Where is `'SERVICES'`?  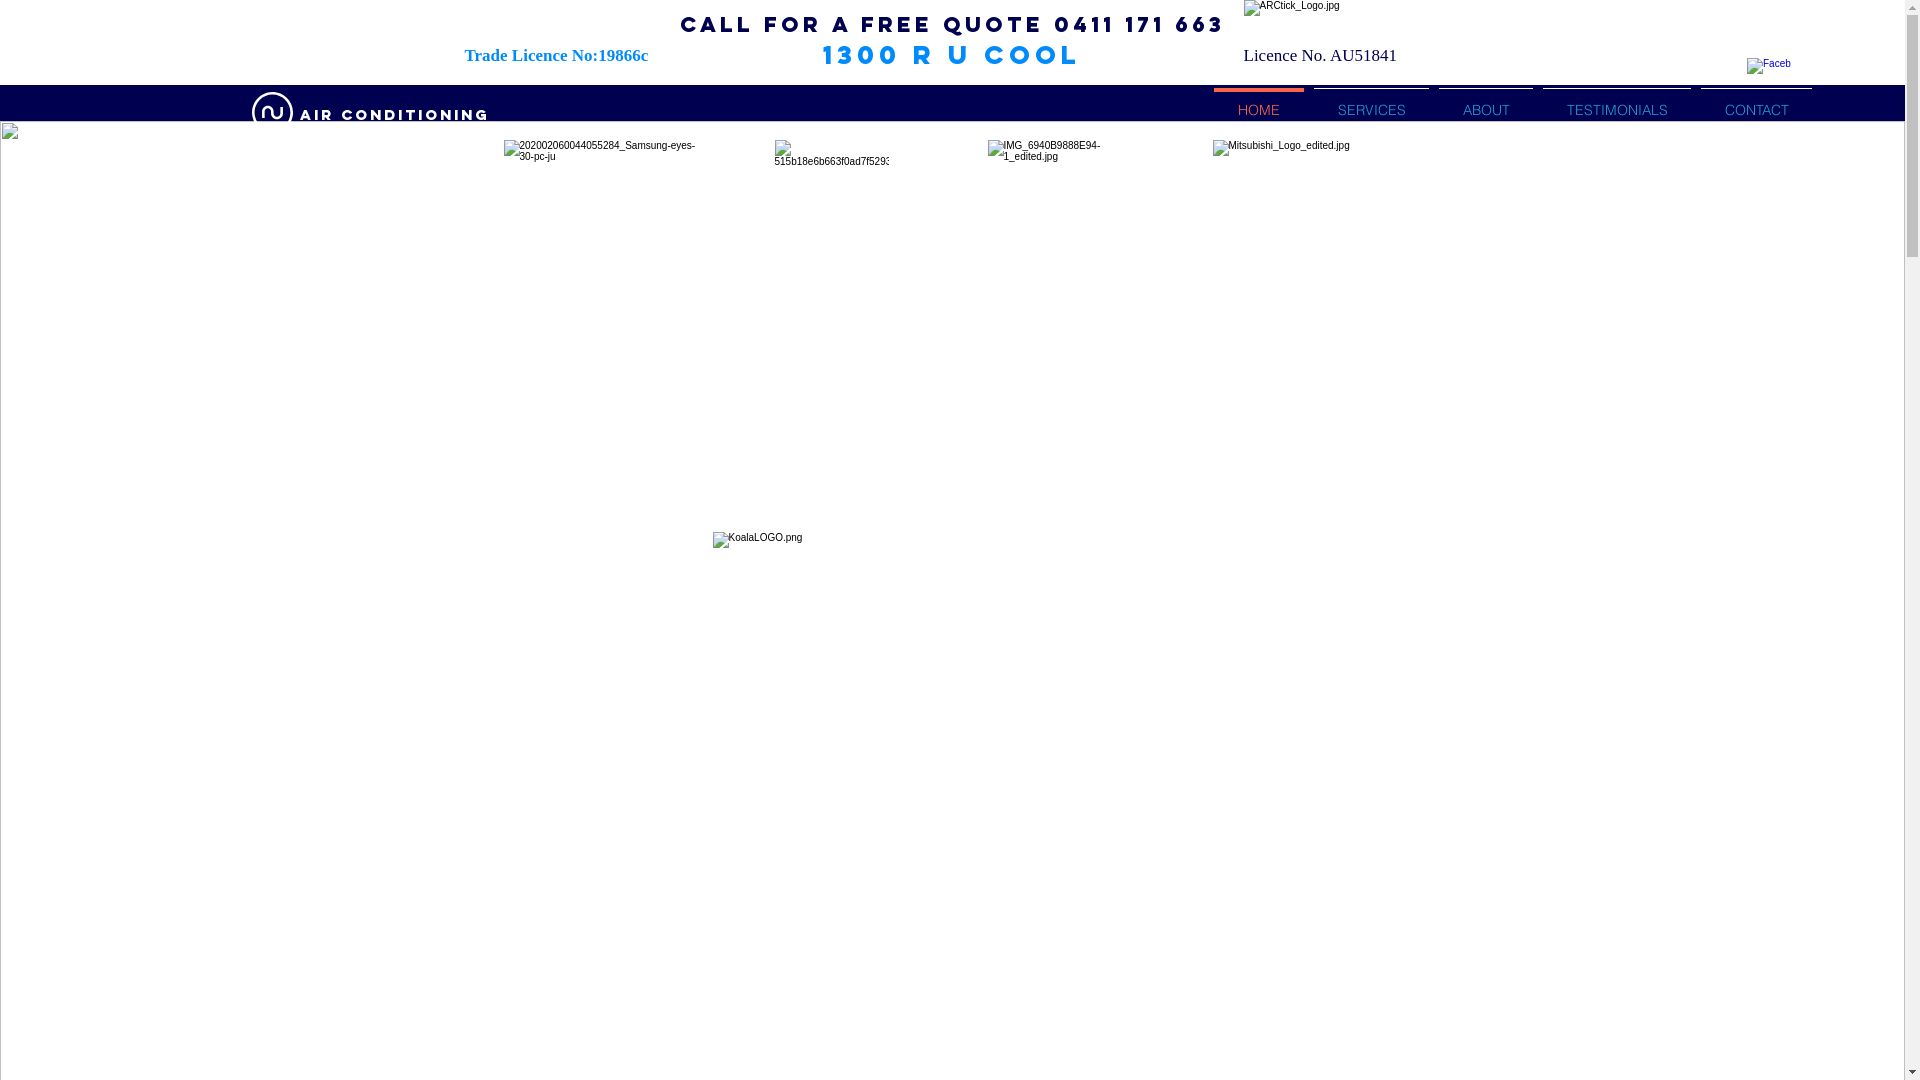
'SERVICES' is located at coordinates (1309, 101).